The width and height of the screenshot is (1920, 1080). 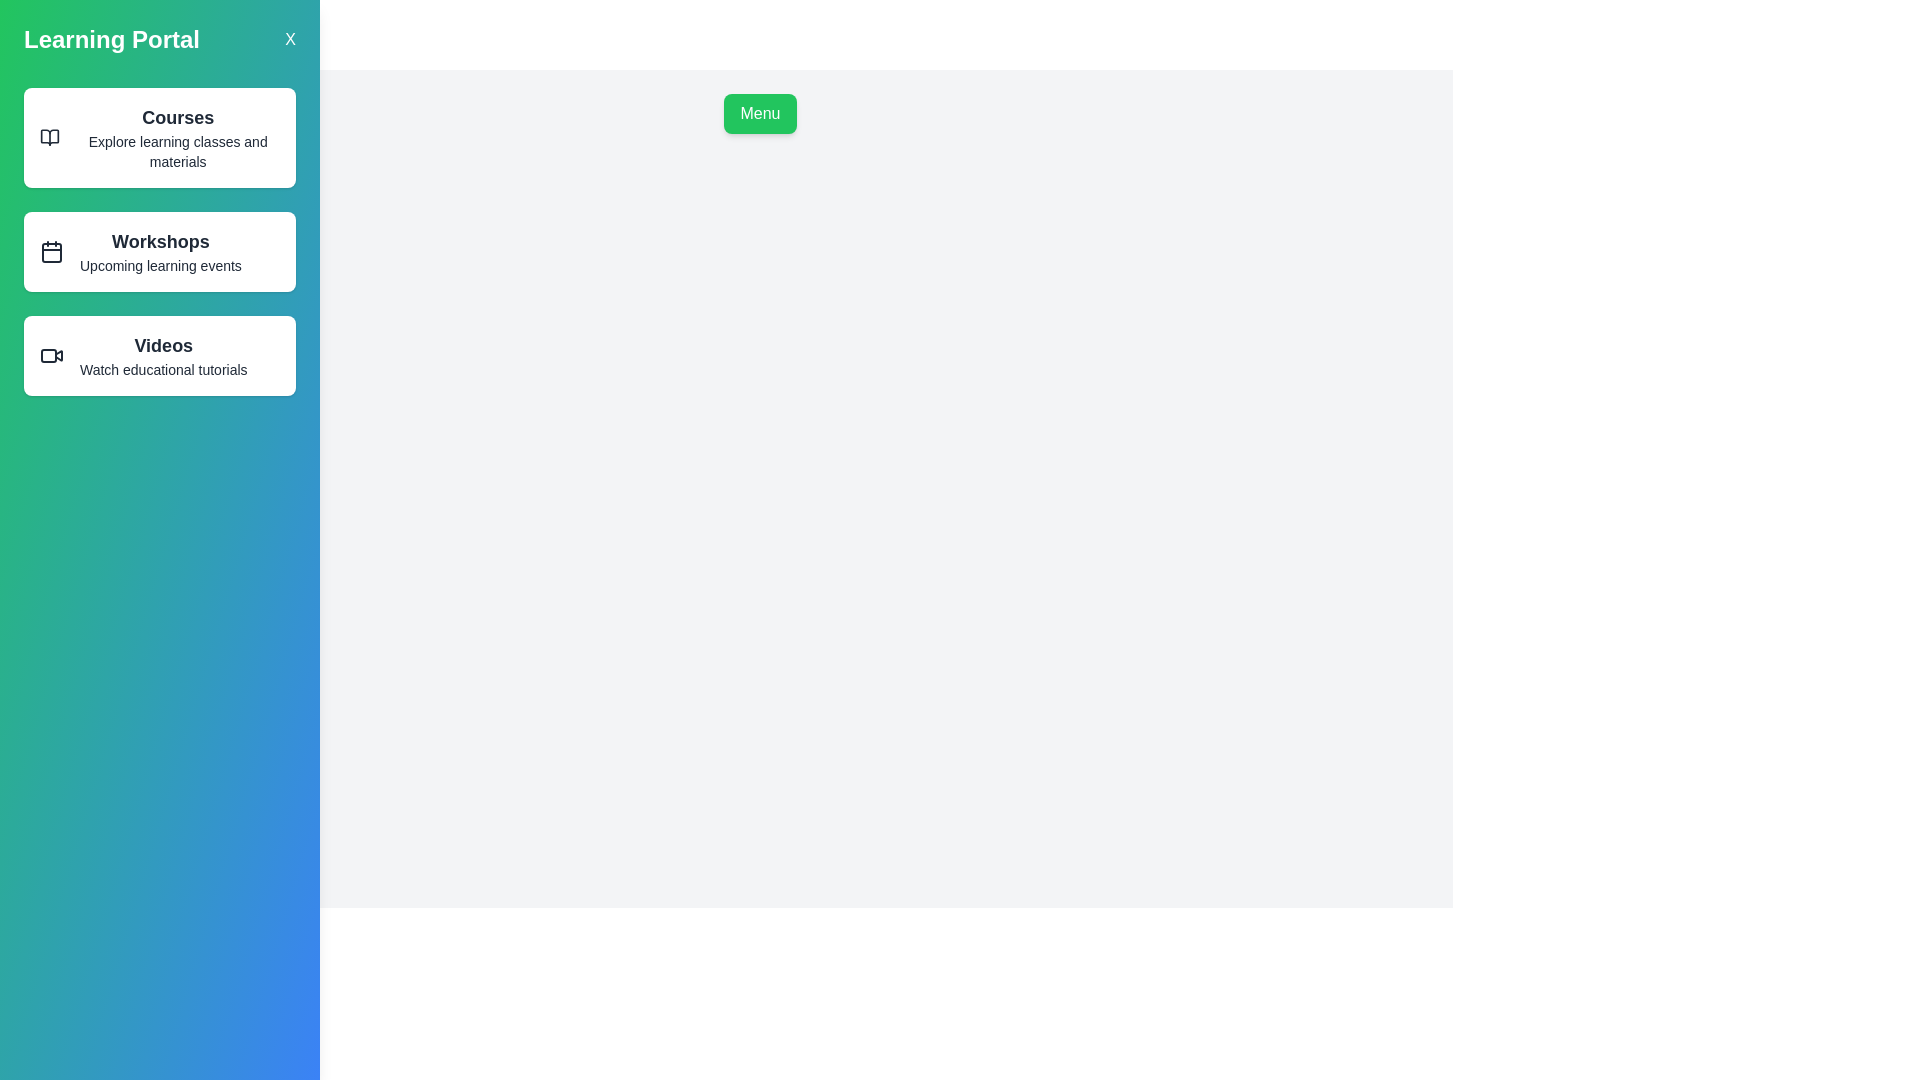 What do you see at coordinates (158, 354) in the screenshot?
I see `the Videos panel option from the LearningPortalDrawer` at bounding box center [158, 354].